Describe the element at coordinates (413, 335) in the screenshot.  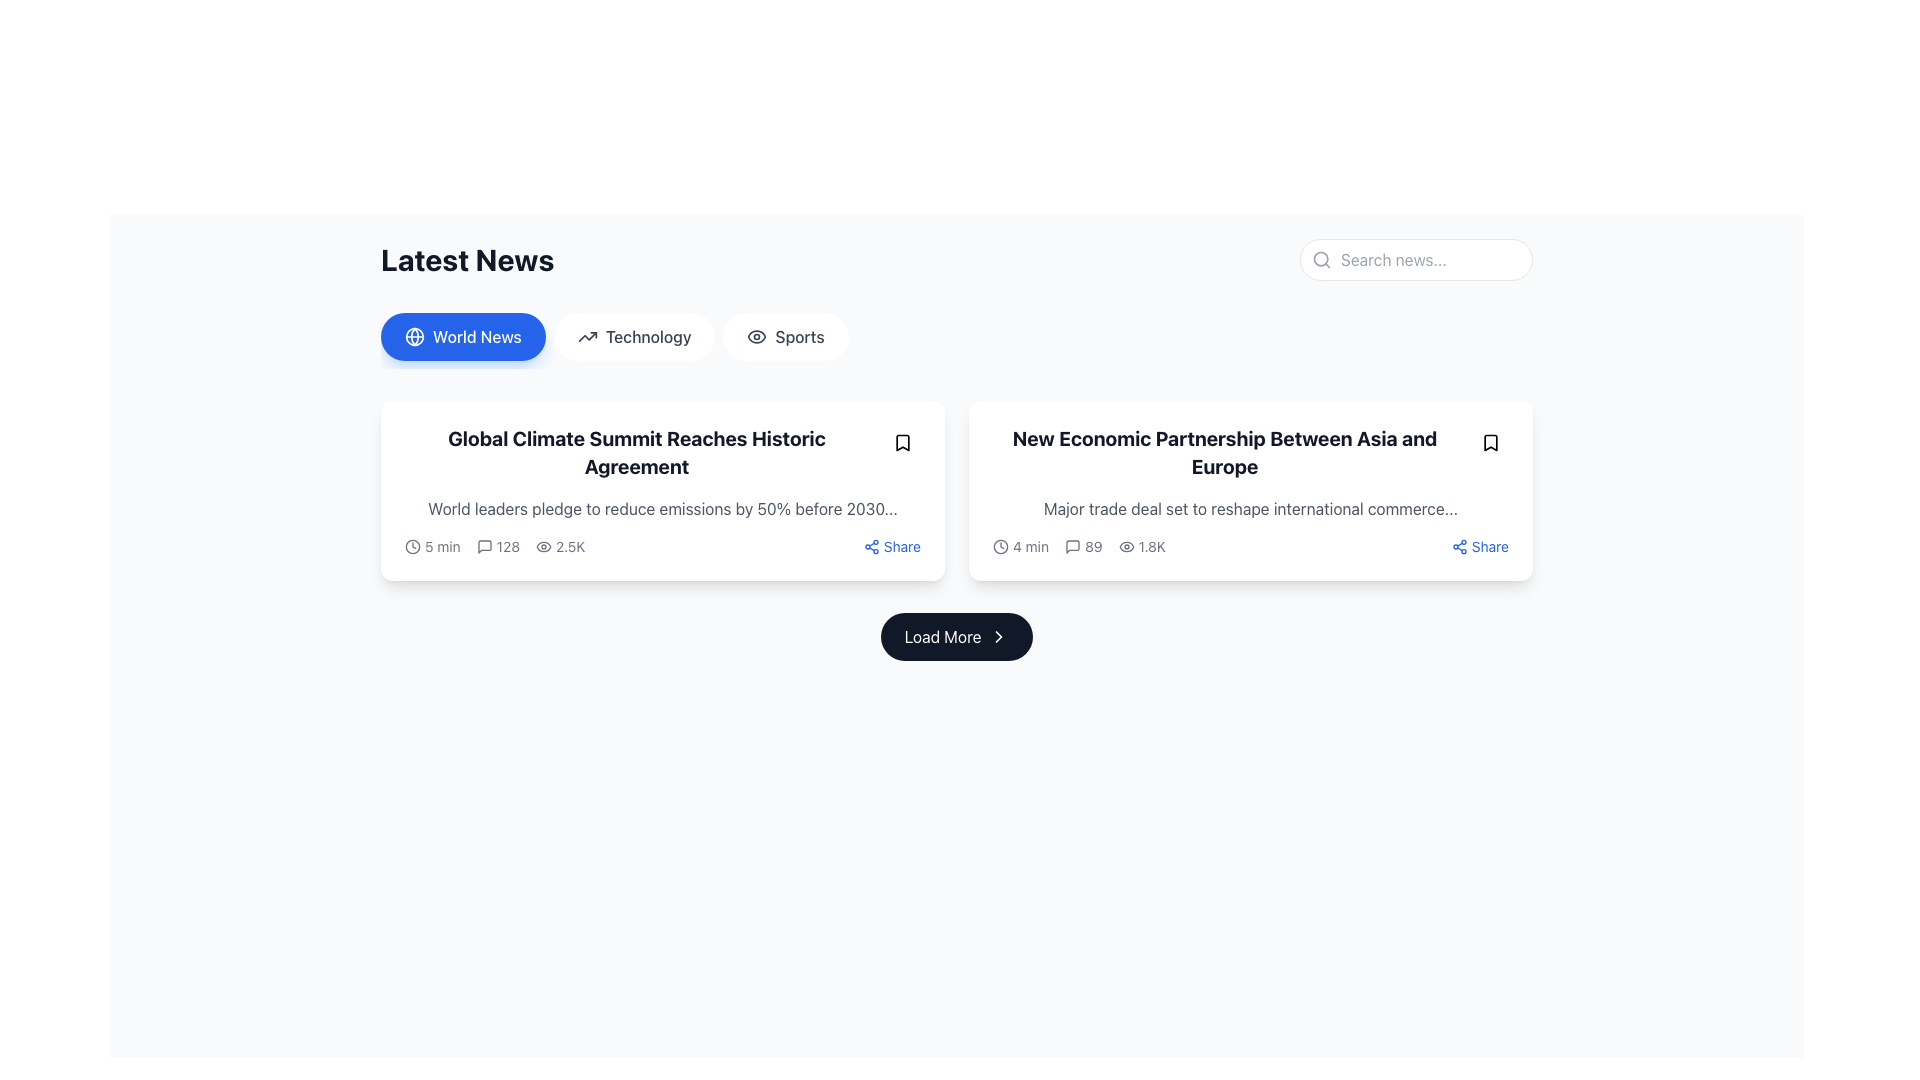
I see `the central SVG Circle element of the globe icon located near the world news section header` at that location.